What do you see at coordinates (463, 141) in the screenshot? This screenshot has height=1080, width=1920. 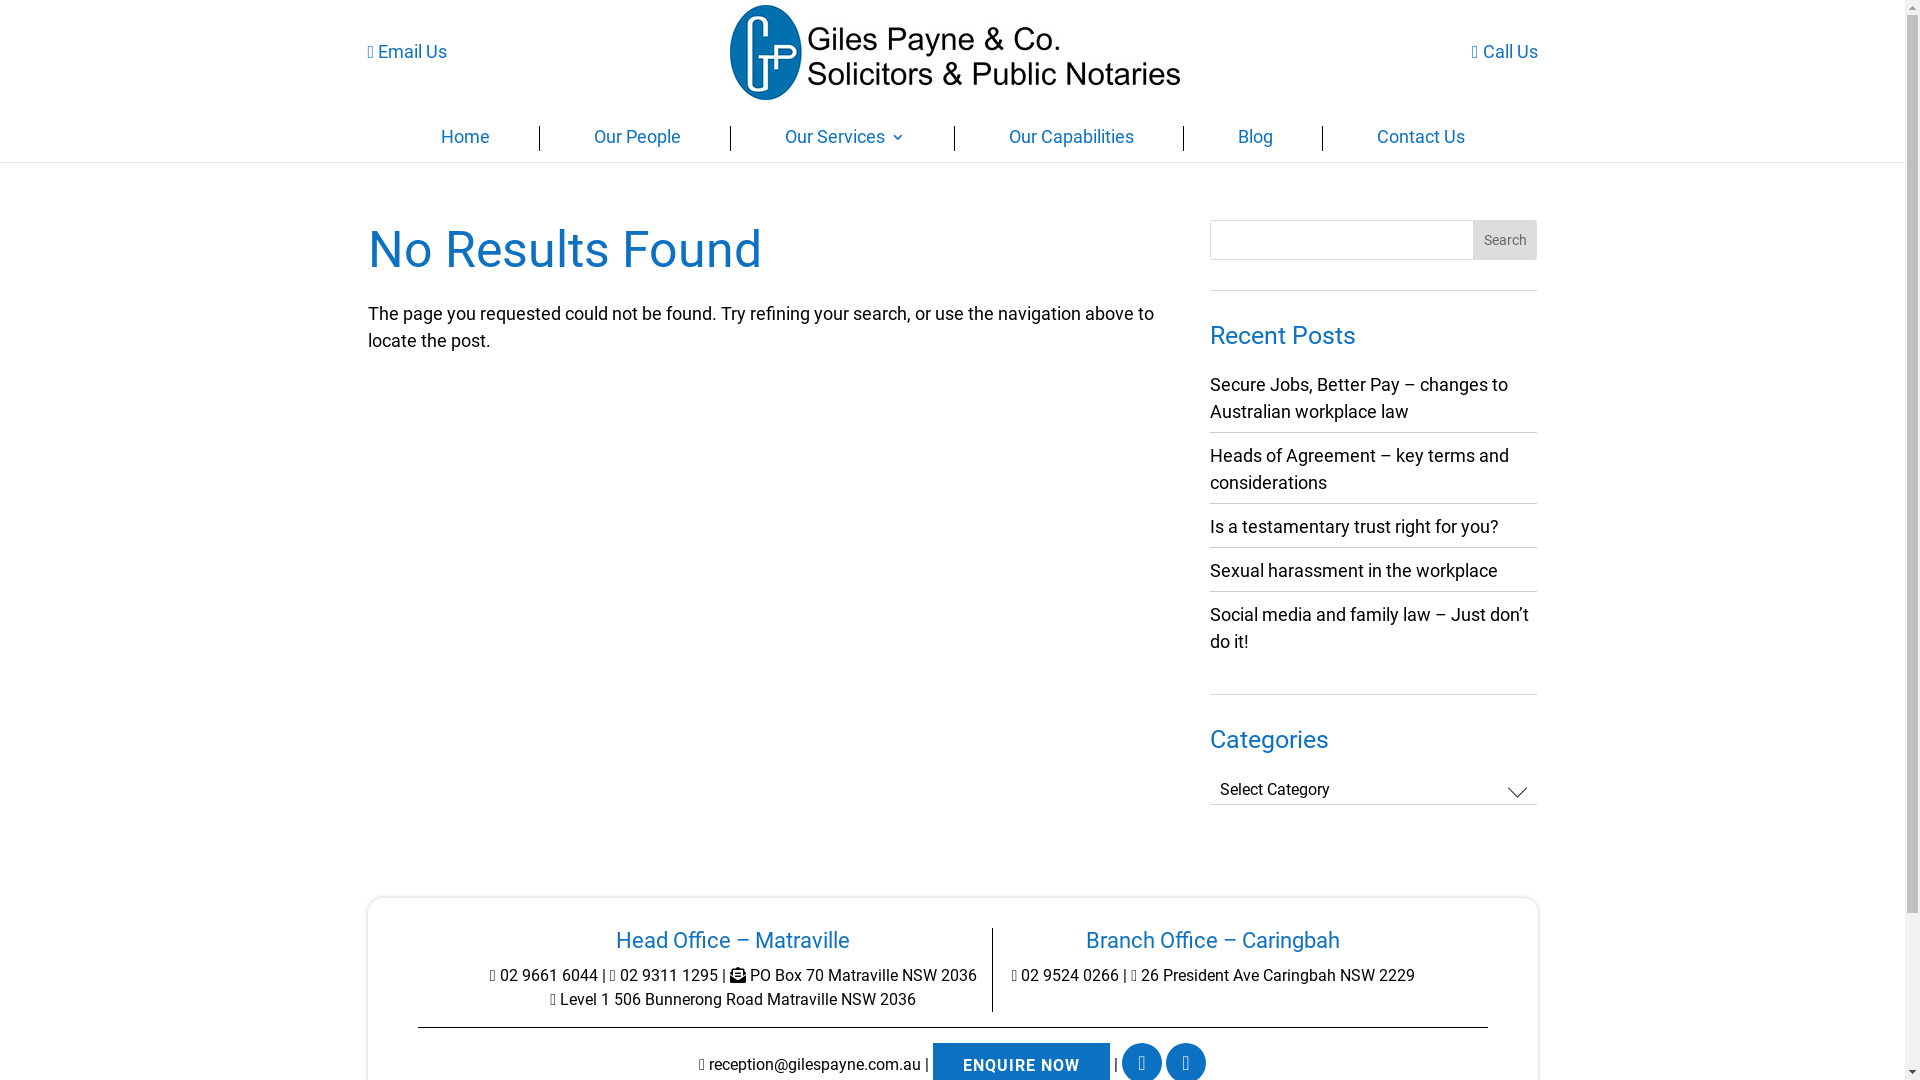 I see `'Home'` at bounding box center [463, 141].